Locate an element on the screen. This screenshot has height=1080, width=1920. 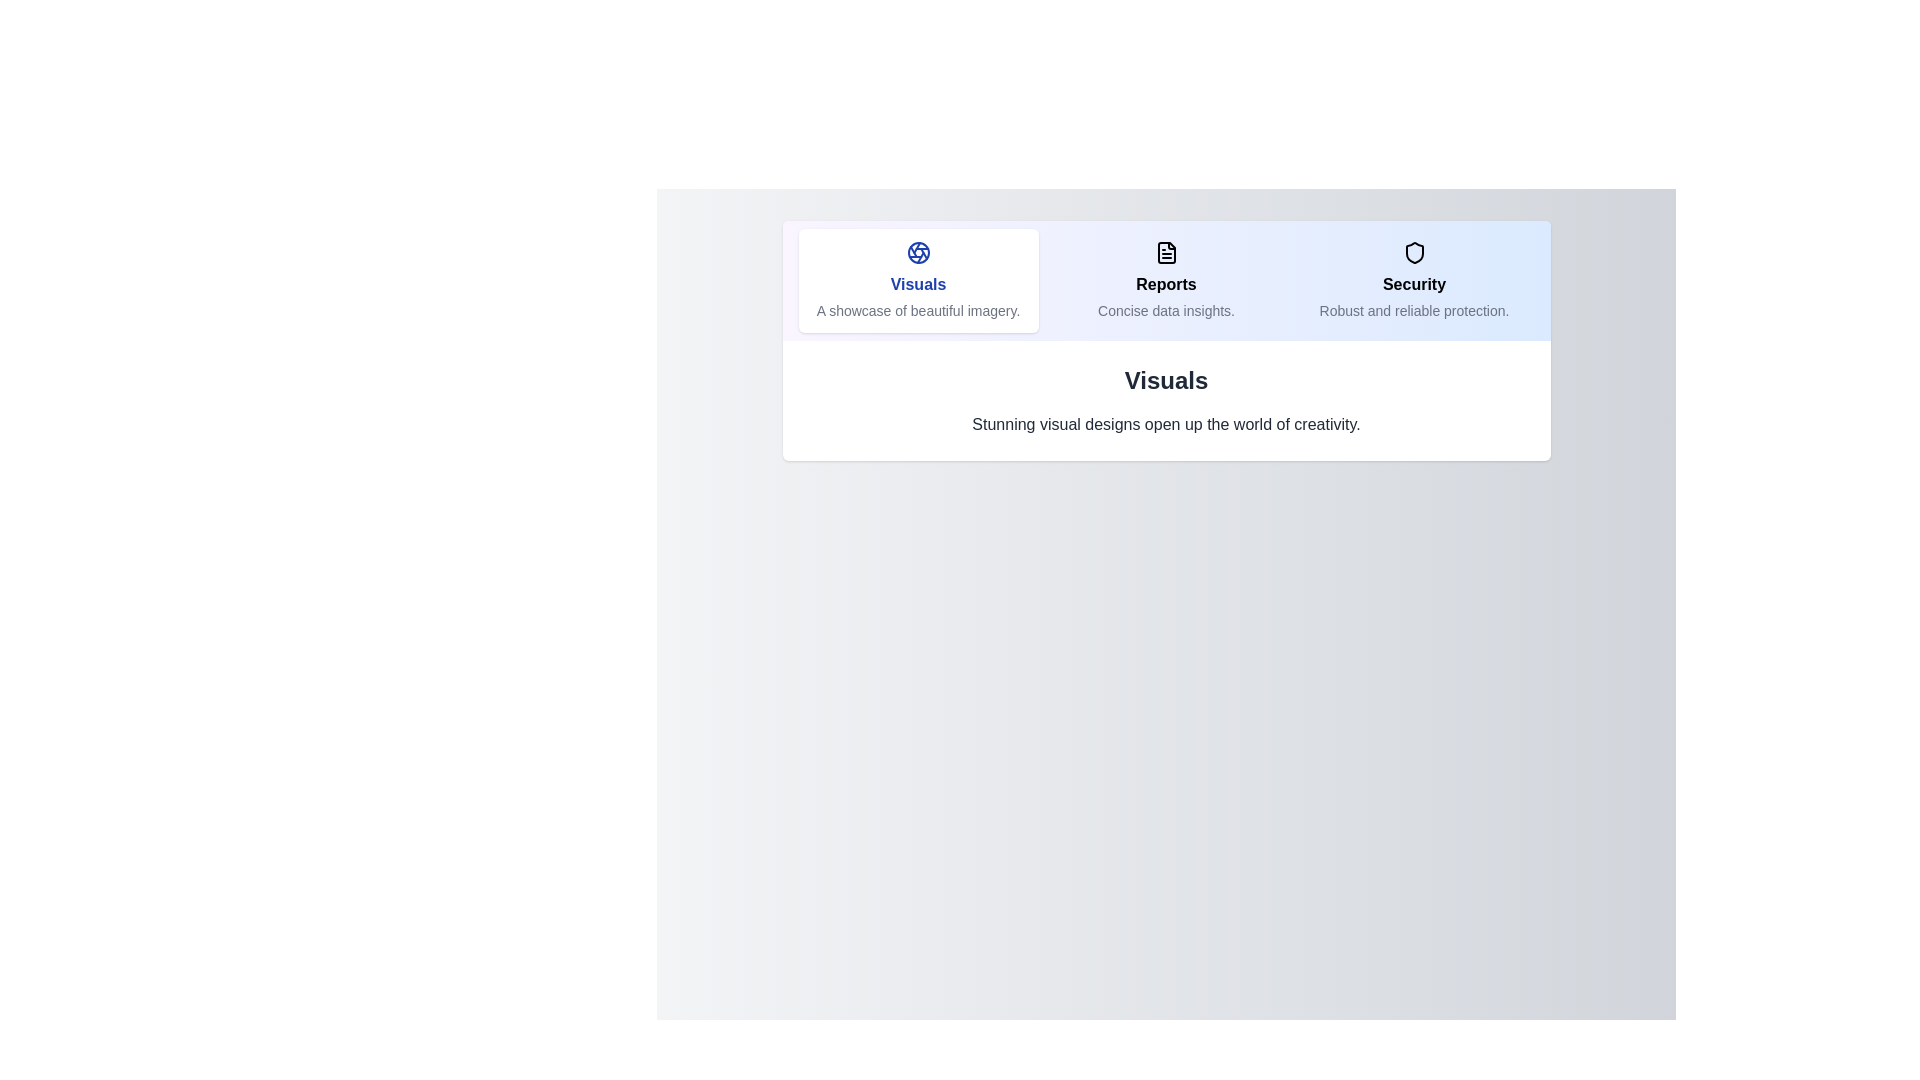
the tab labeled Security to preview its interaction effect is located at coordinates (1413, 281).